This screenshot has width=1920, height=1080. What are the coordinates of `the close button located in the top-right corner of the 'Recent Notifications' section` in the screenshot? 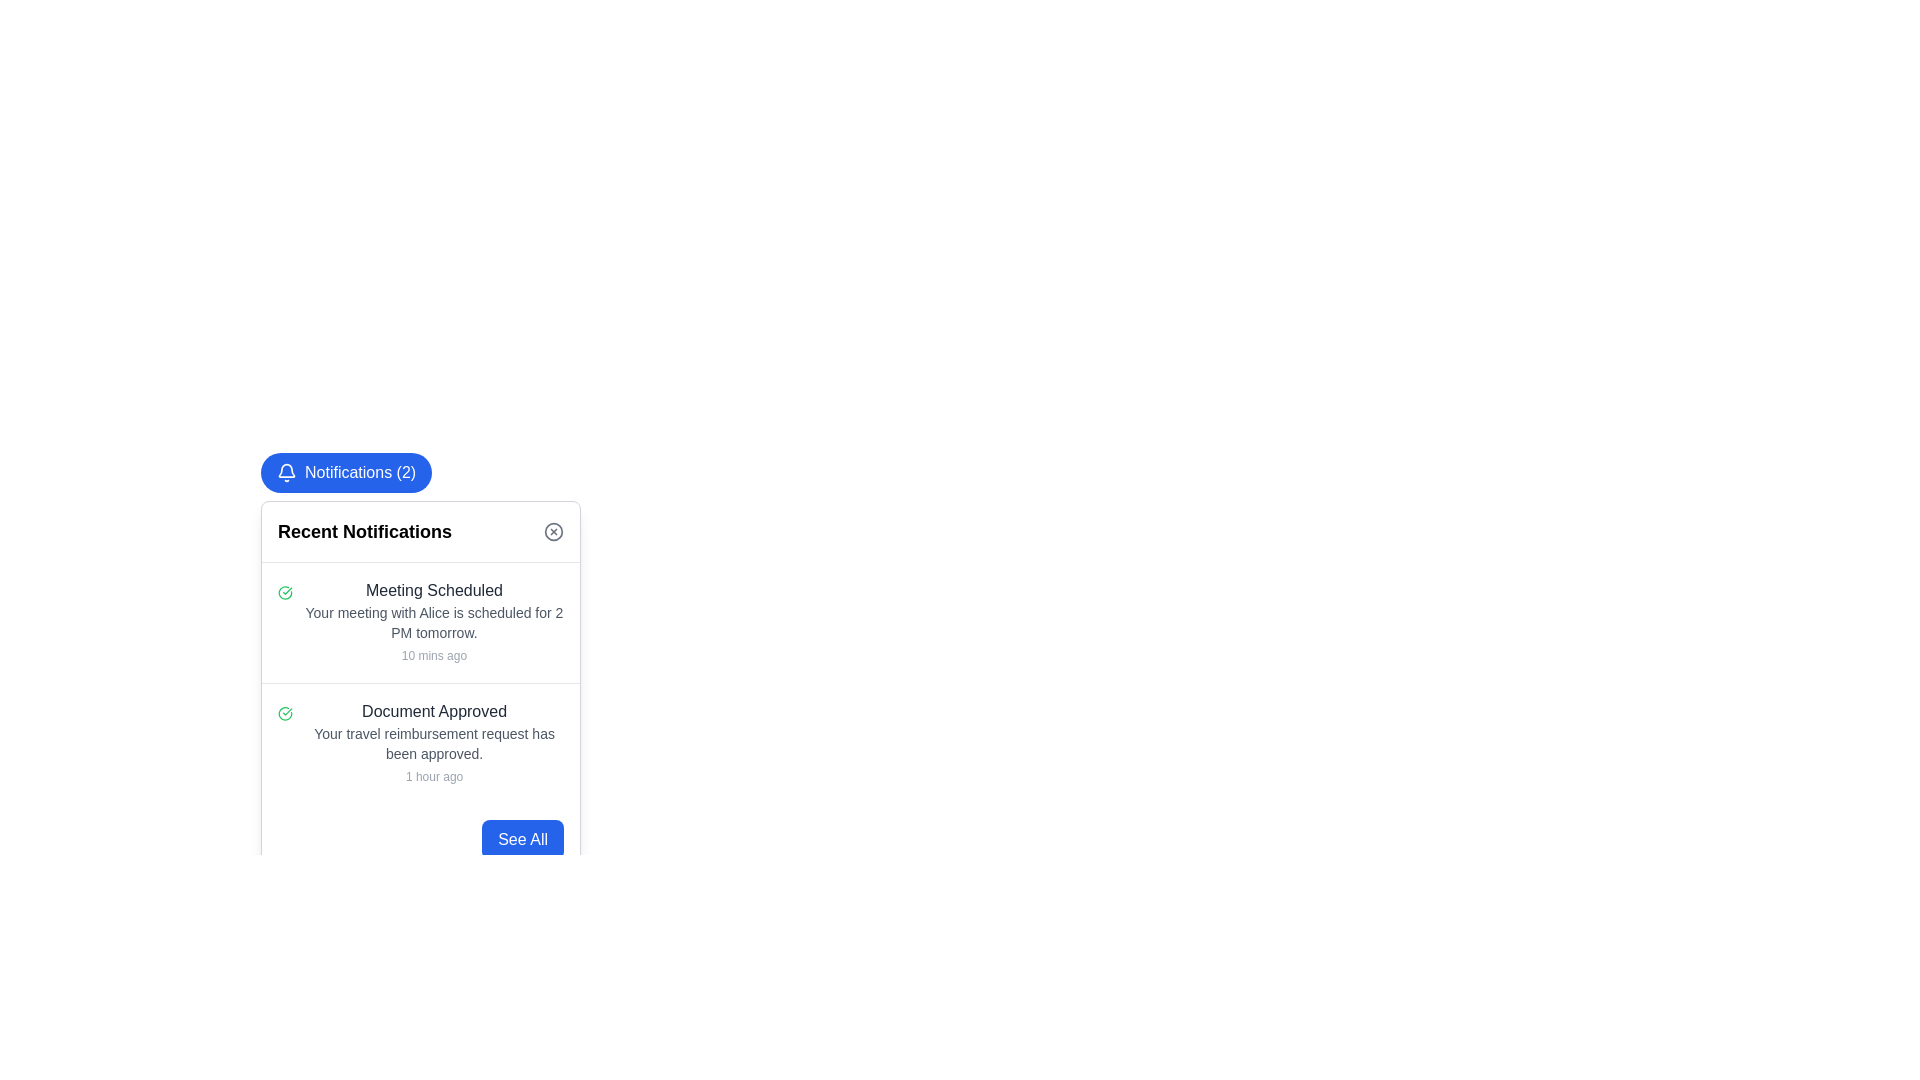 It's located at (553, 531).